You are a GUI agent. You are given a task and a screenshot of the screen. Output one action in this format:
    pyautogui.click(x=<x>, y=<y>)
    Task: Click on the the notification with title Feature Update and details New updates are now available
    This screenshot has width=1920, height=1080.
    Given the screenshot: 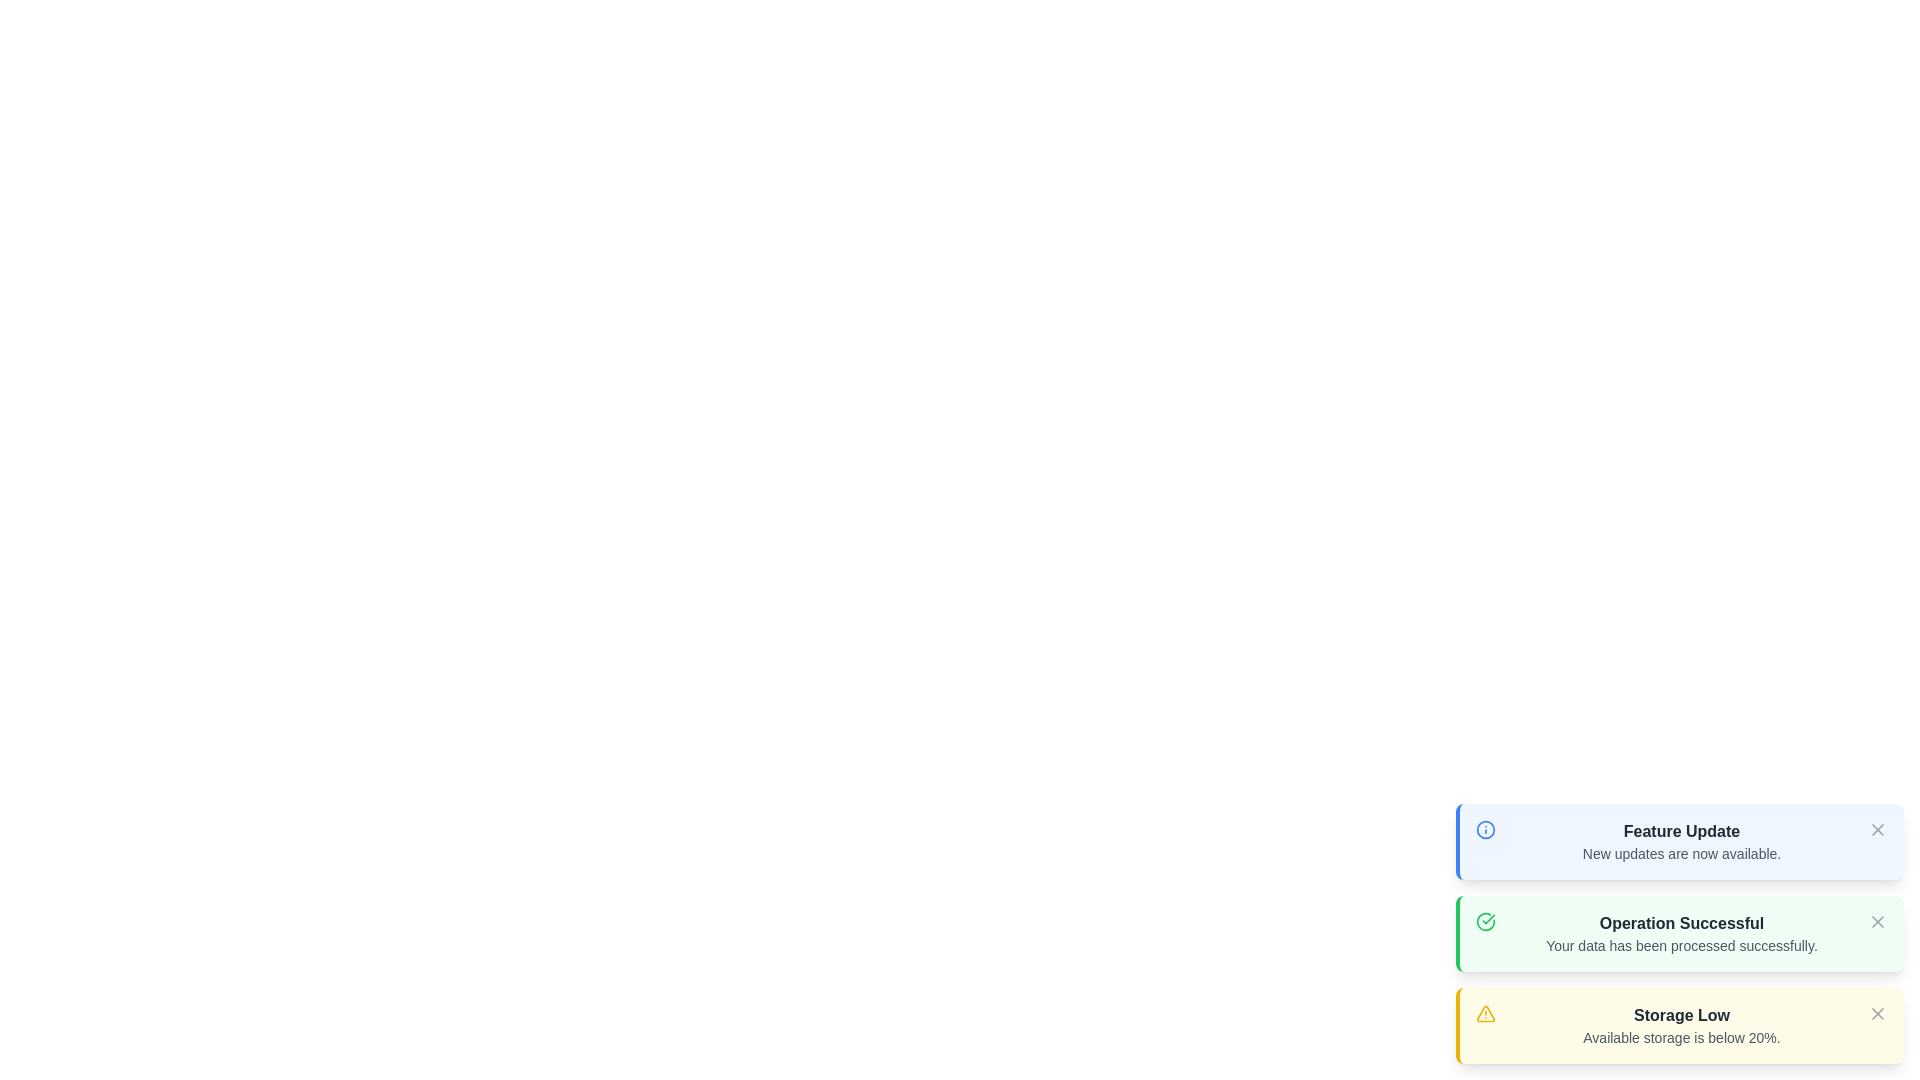 What is the action you would take?
    pyautogui.click(x=1680, y=832)
    